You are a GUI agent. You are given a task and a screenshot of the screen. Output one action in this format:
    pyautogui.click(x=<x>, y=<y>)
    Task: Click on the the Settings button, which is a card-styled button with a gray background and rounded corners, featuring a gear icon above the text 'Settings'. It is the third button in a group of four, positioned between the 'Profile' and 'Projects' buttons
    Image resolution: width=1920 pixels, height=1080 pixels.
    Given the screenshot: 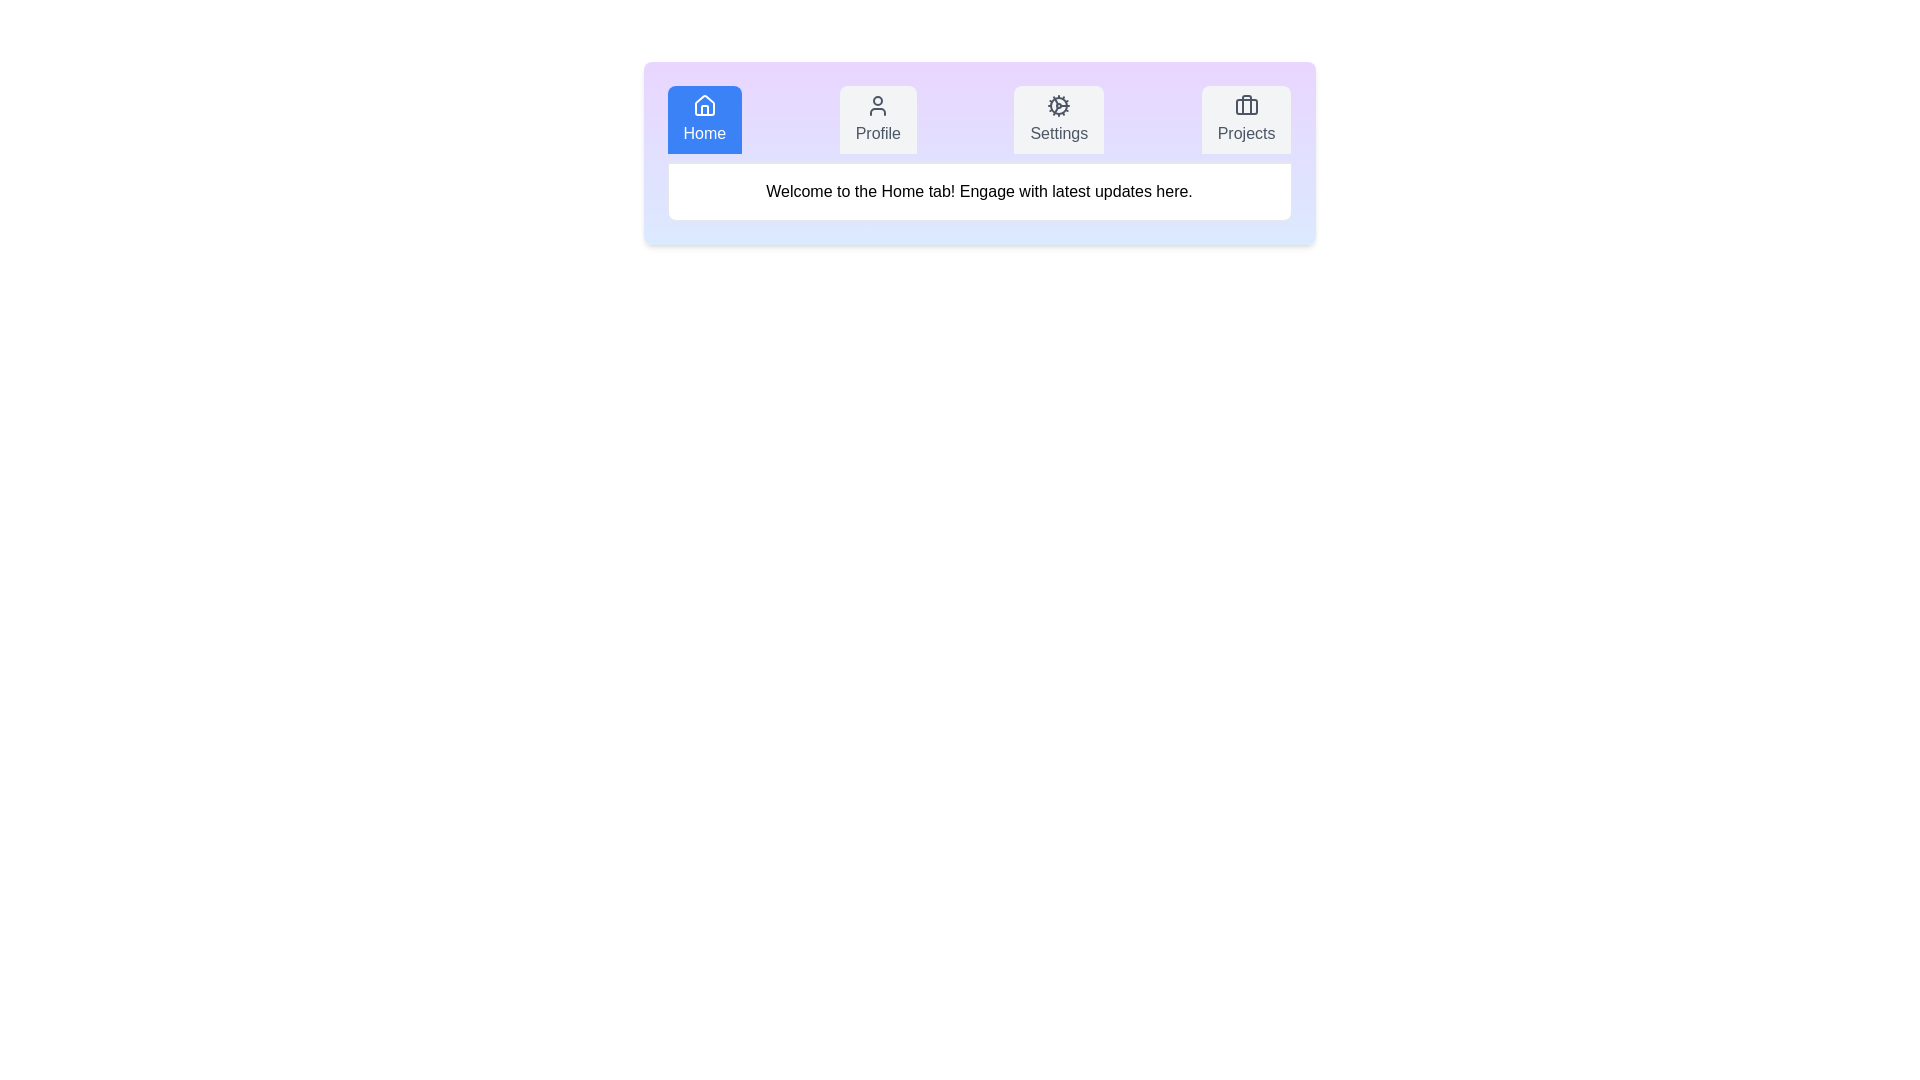 What is the action you would take?
    pyautogui.click(x=1058, y=119)
    